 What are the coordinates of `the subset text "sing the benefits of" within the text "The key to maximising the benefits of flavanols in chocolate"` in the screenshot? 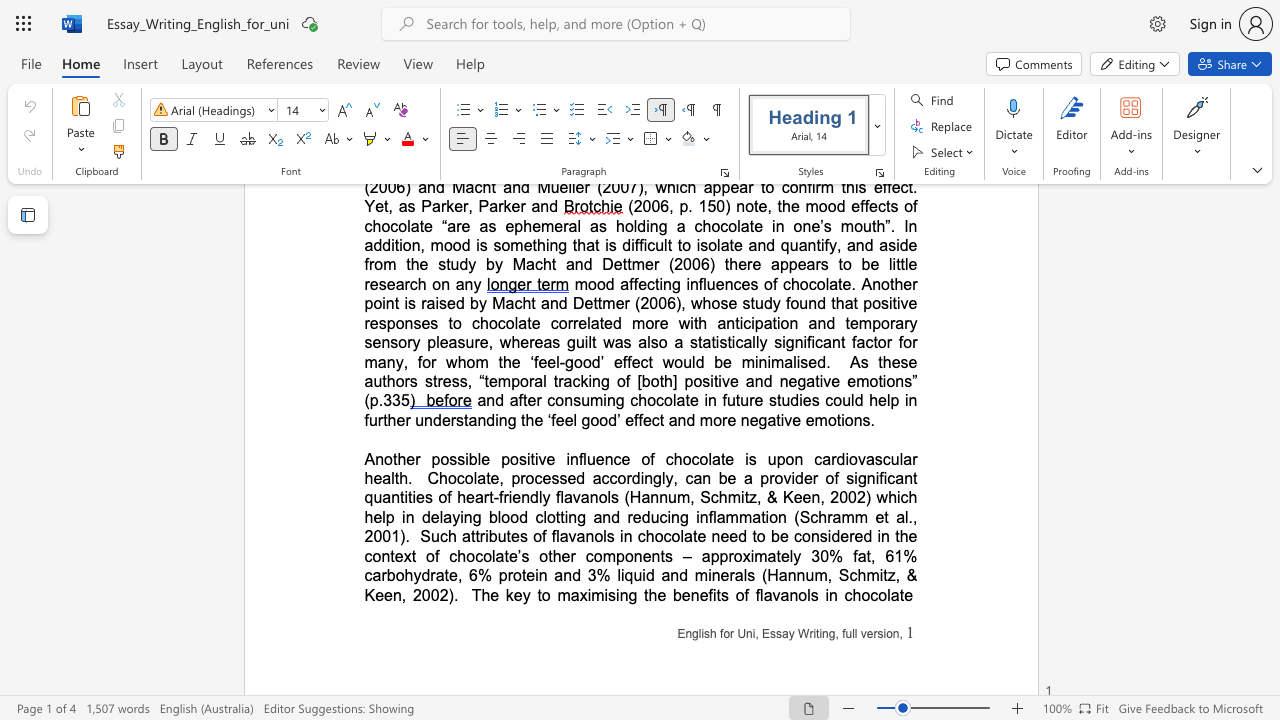 It's located at (607, 594).